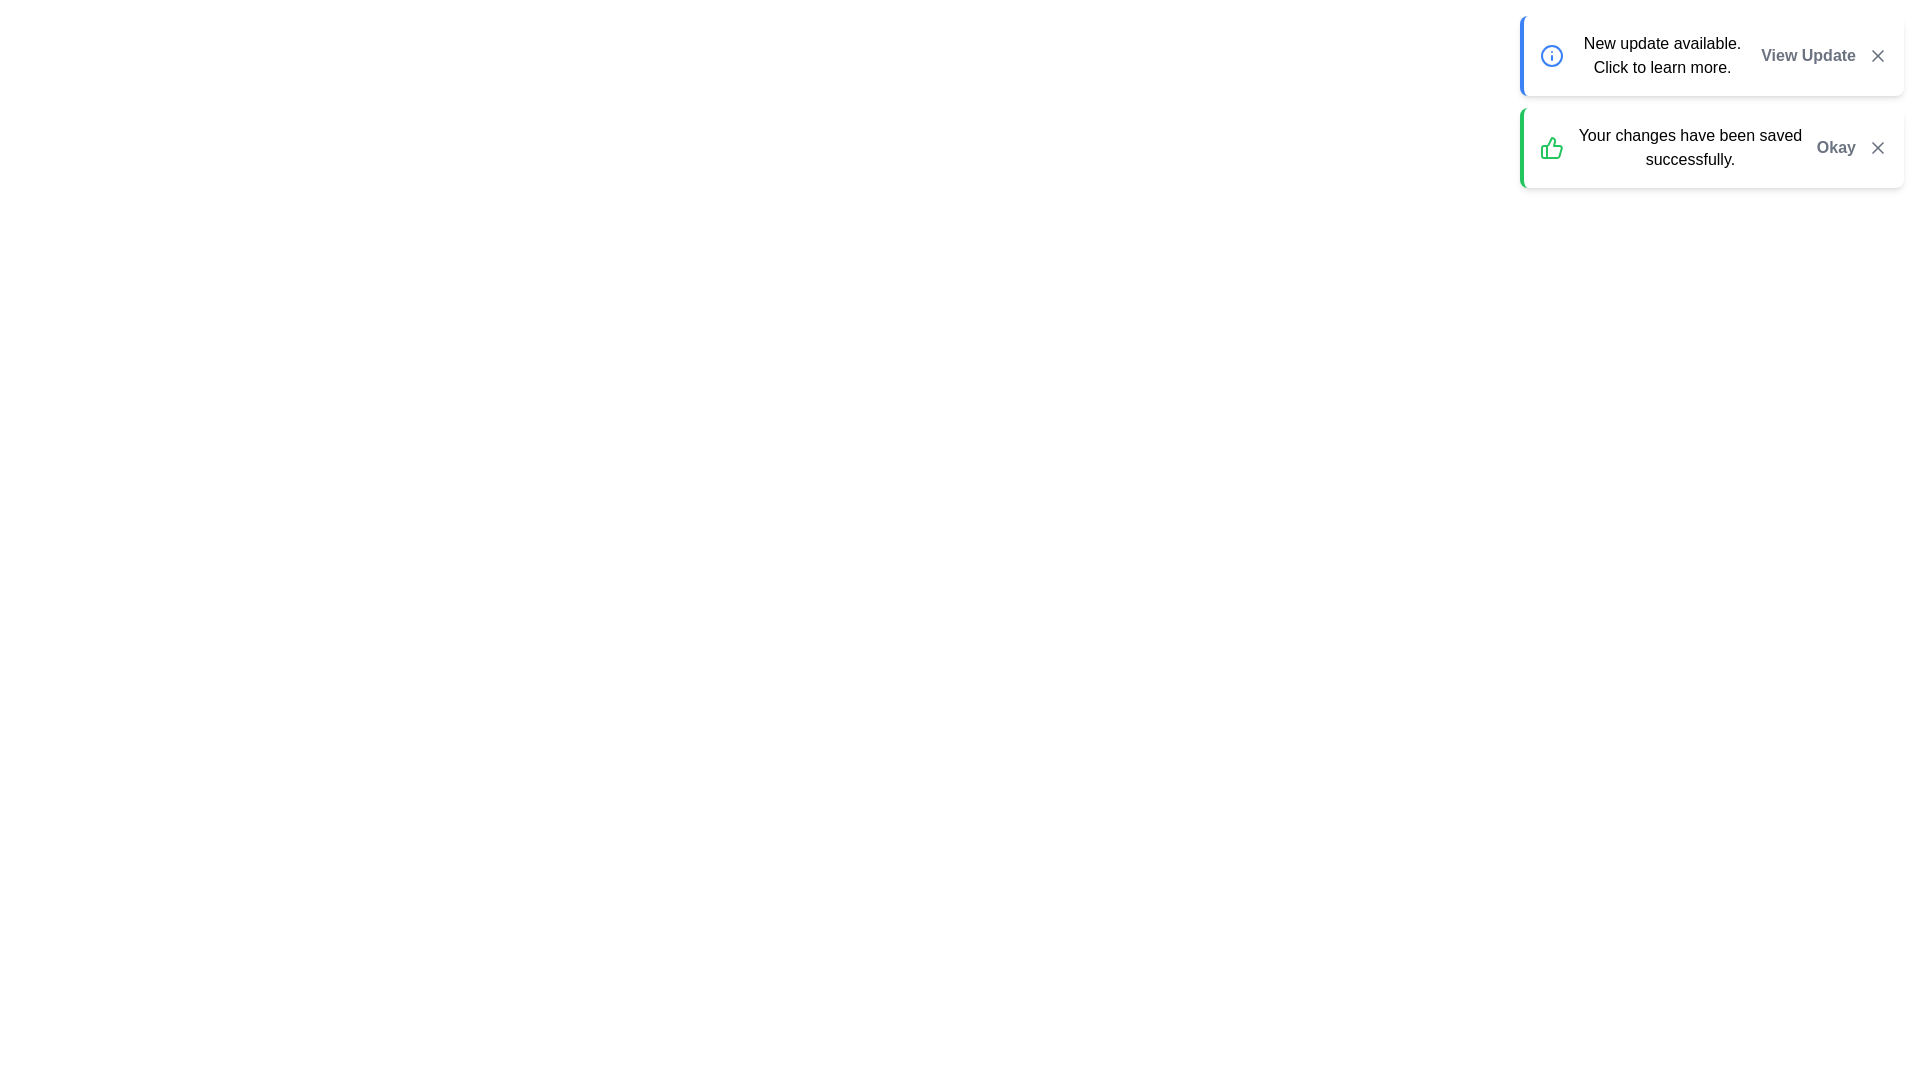 The height and width of the screenshot is (1080, 1920). What do you see at coordinates (1662, 55) in the screenshot?
I see `the informational message text located in the top right area of the notification card, positioned between the information icon and the 'View Update' button` at bounding box center [1662, 55].